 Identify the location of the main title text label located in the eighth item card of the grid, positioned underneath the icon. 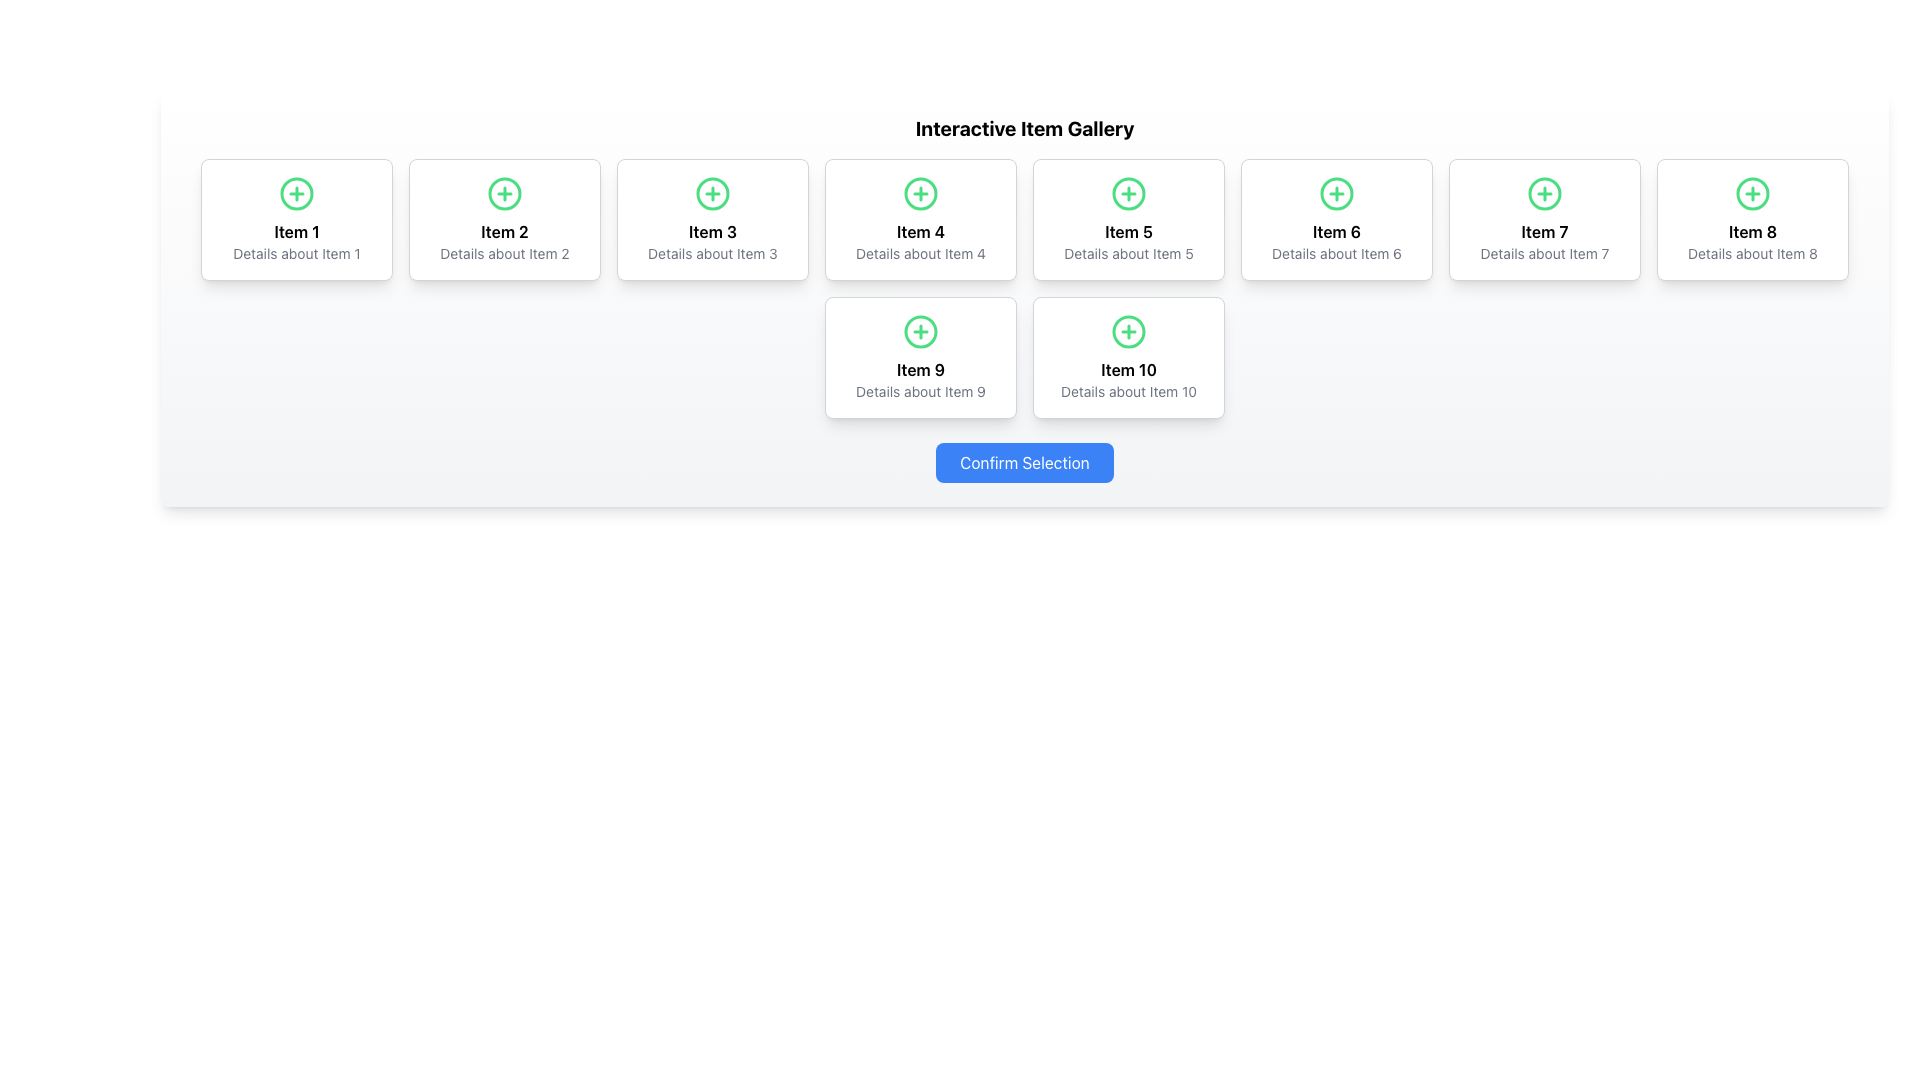
(1751, 230).